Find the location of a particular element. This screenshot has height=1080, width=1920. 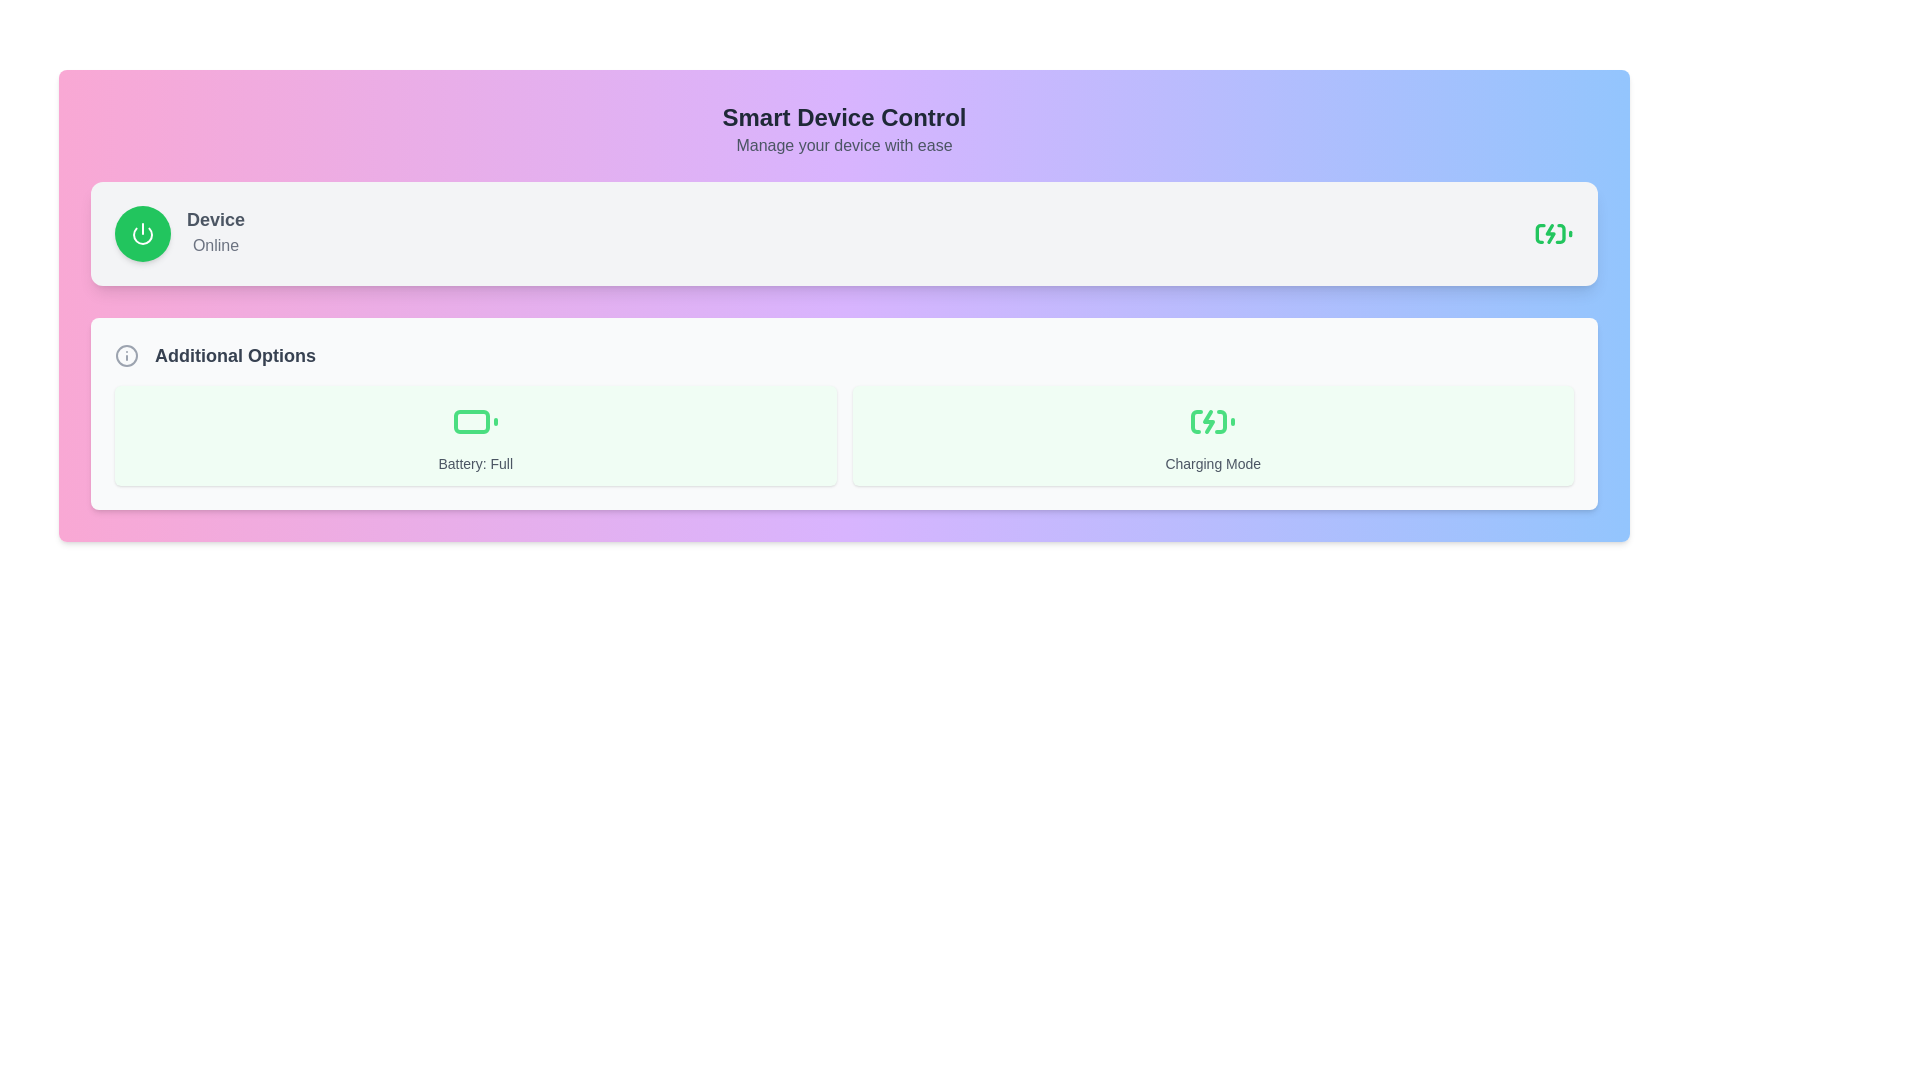

the circular green button with a white power icon is located at coordinates (142, 233).